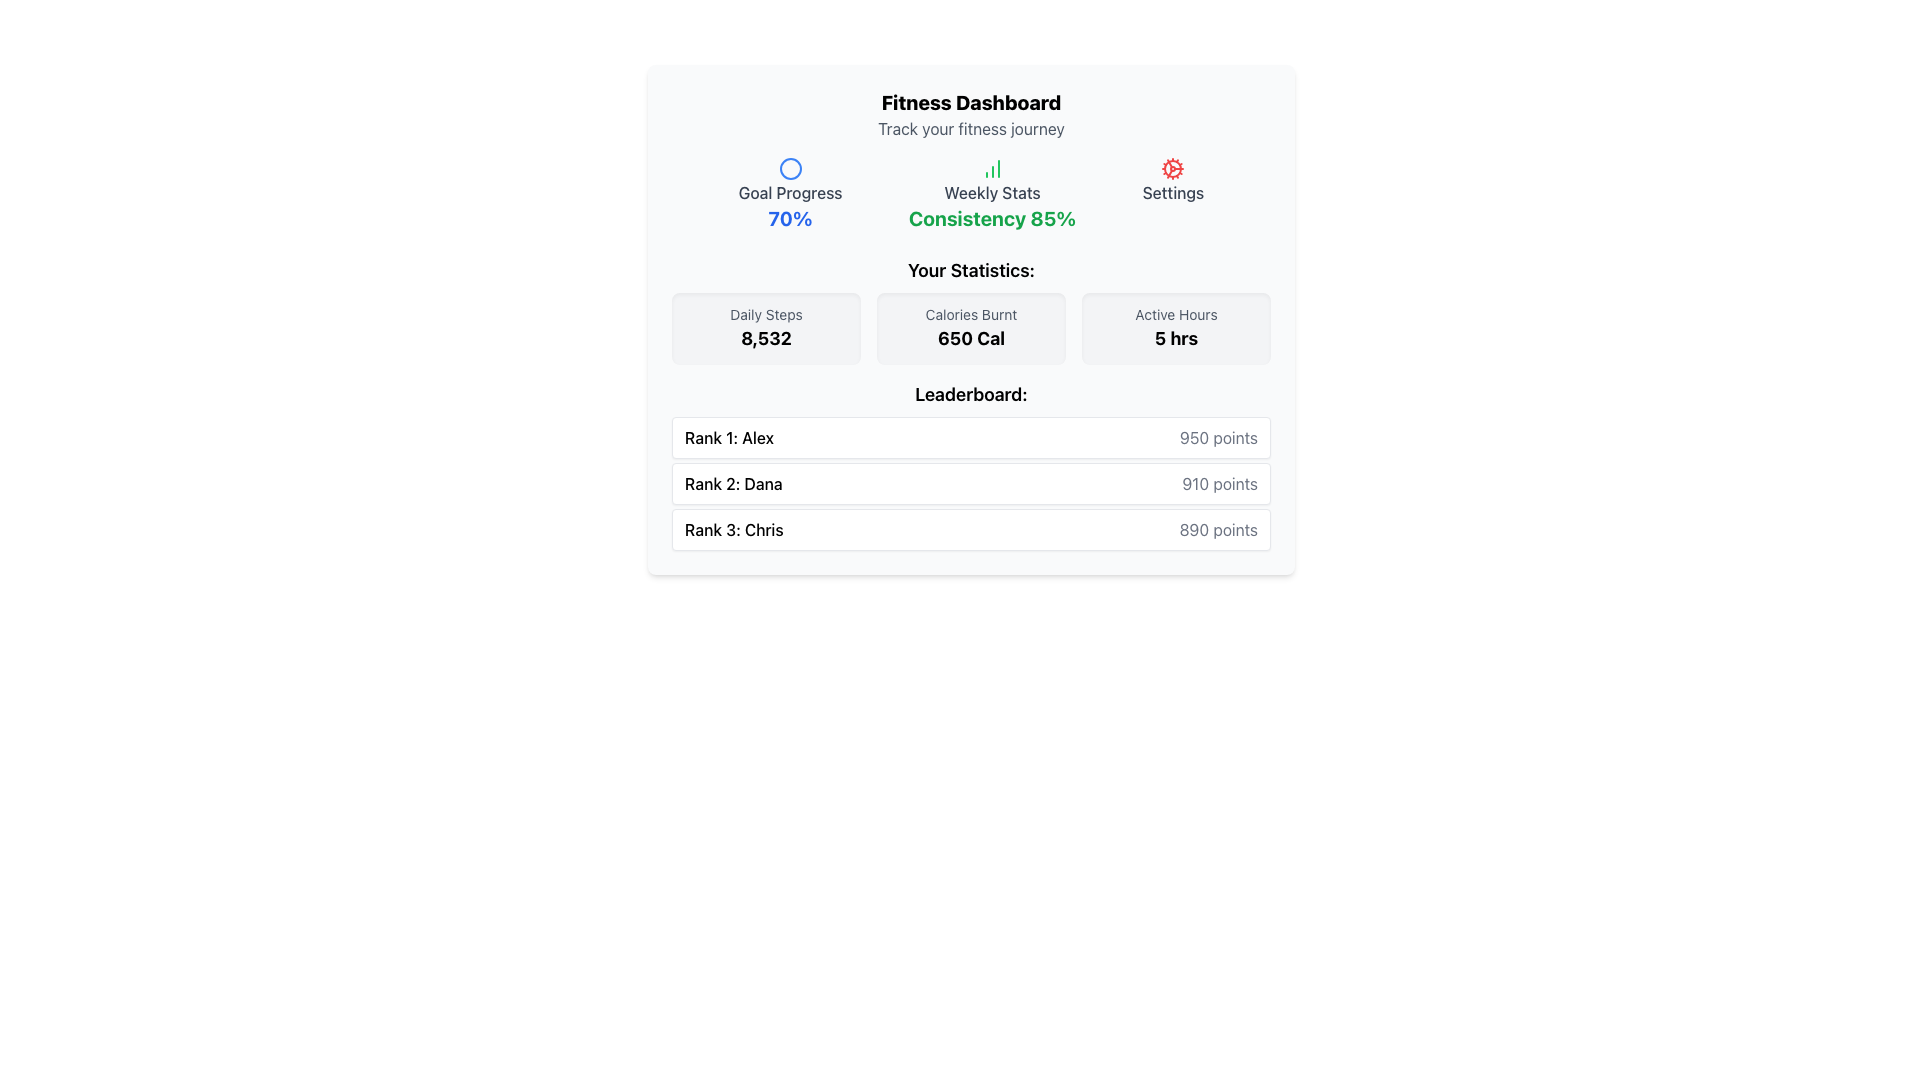  What do you see at coordinates (1173, 168) in the screenshot?
I see `the 'Settings' icon located in the upper-right corner of the application interface` at bounding box center [1173, 168].